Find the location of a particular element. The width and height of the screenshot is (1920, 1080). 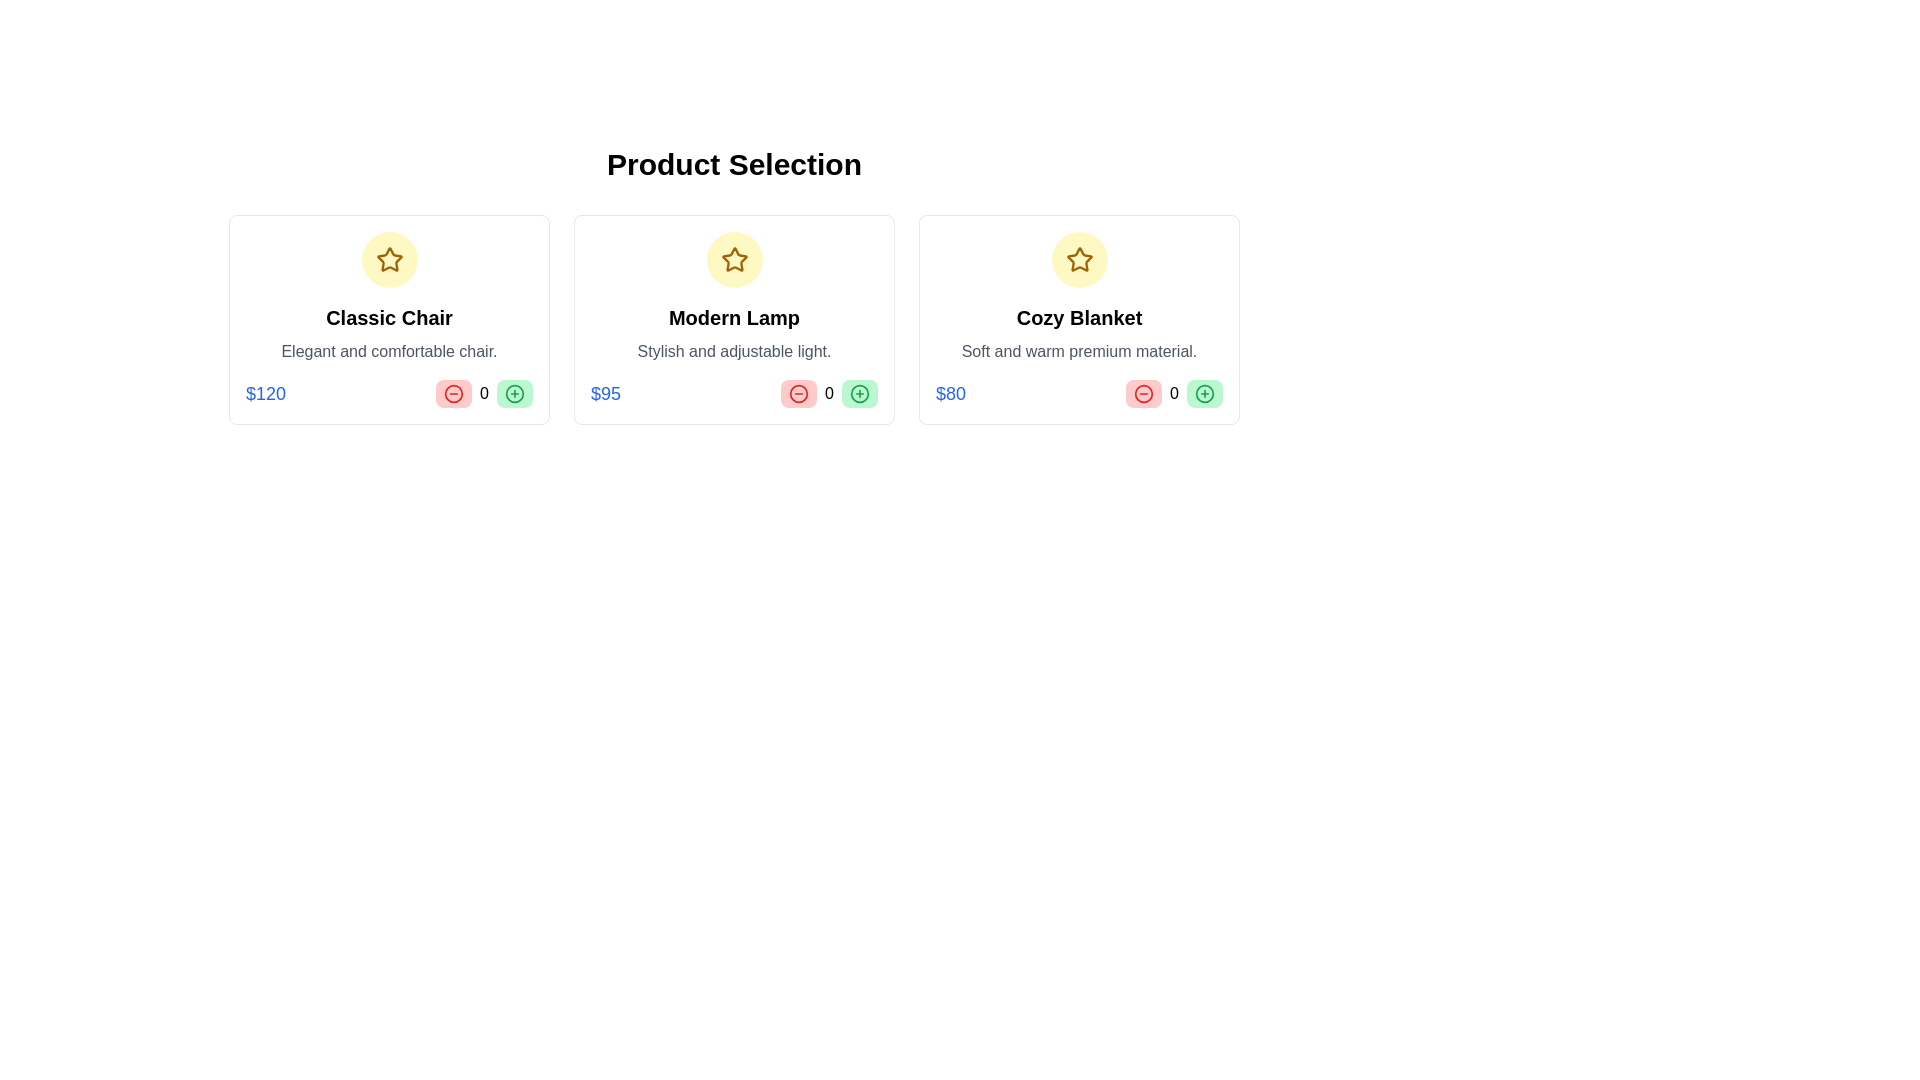

the descriptive slogan or feature summary text element located within the product card below 'Classic Chair' and above the price '$120' is located at coordinates (389, 350).